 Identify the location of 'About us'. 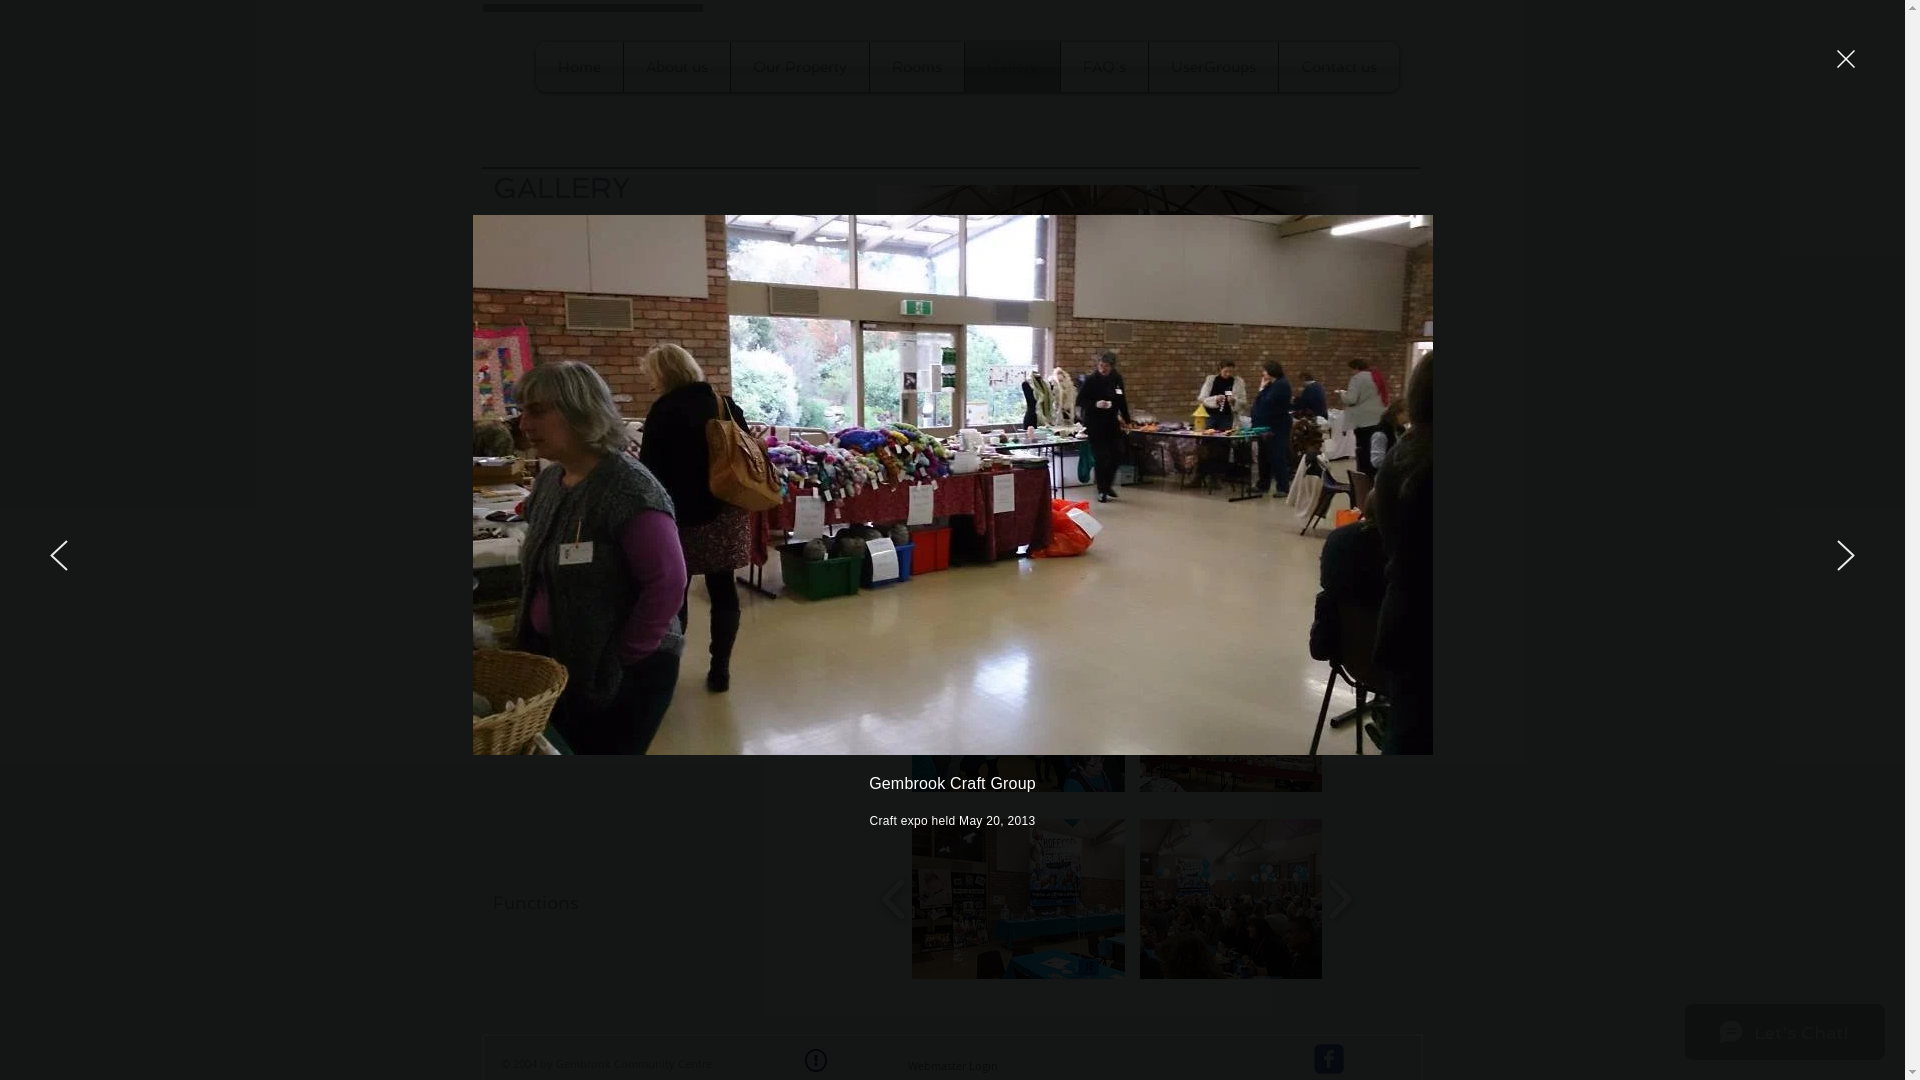
(676, 65).